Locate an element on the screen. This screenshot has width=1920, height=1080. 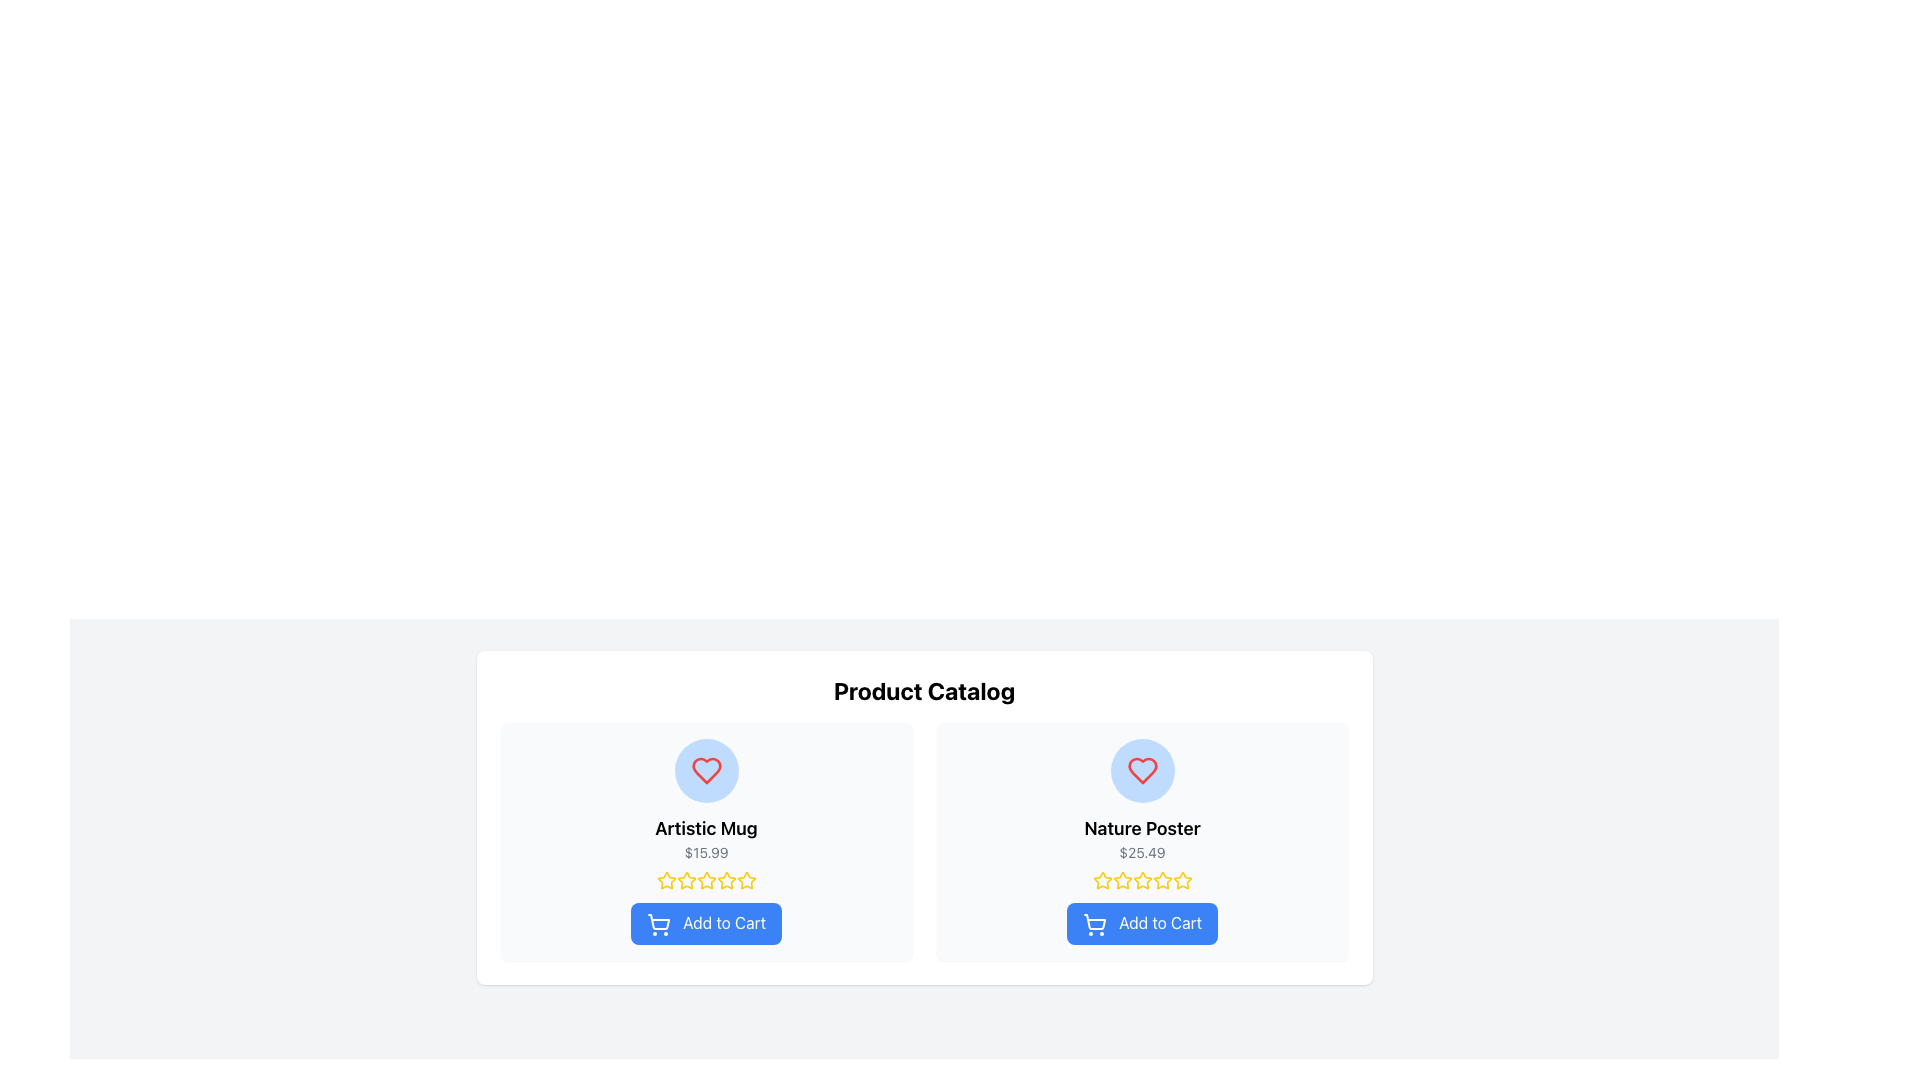
the fifth star-shaped icon with a yellow outline in the star rating sequence under the product description of 'Nature Poster' is located at coordinates (1182, 879).